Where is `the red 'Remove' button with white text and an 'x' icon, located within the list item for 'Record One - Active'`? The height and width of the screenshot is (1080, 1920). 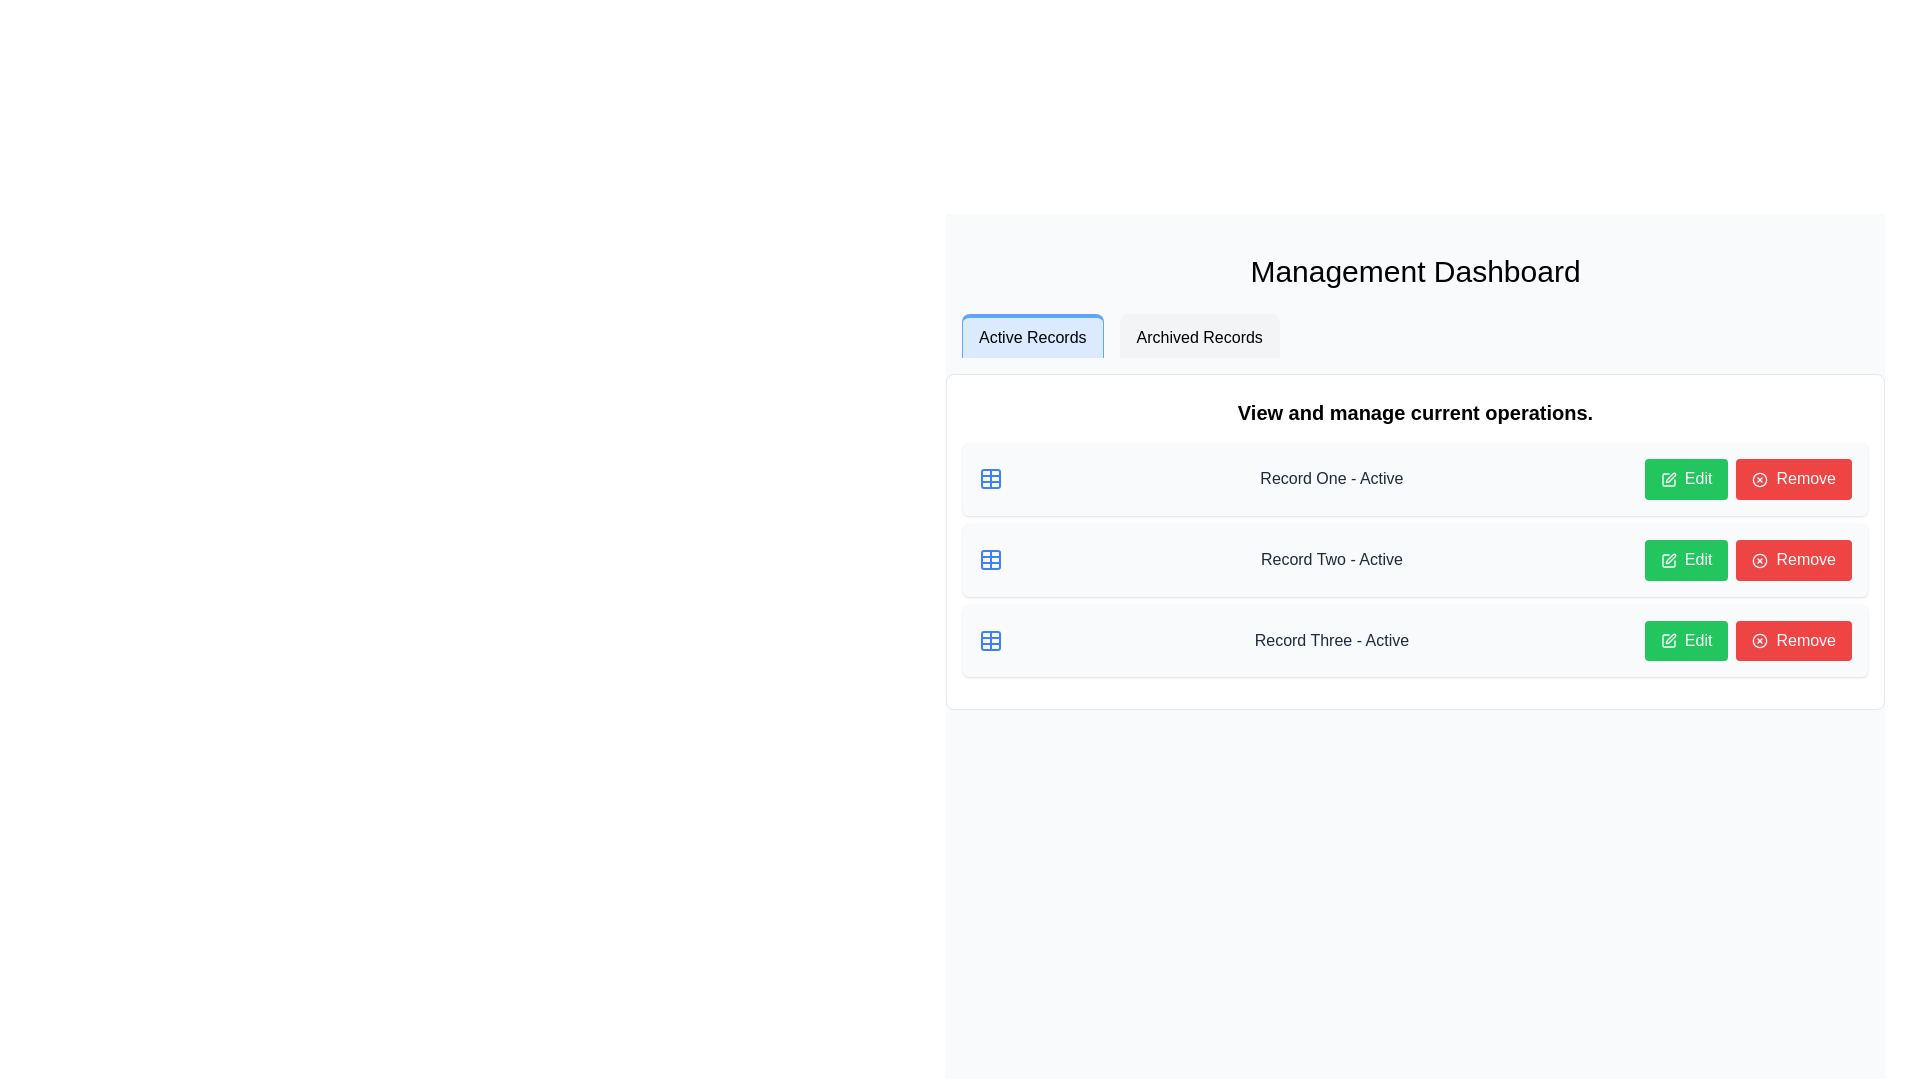
the red 'Remove' button with white text and an 'x' icon, located within the list item for 'Record One - Active' is located at coordinates (1794, 479).